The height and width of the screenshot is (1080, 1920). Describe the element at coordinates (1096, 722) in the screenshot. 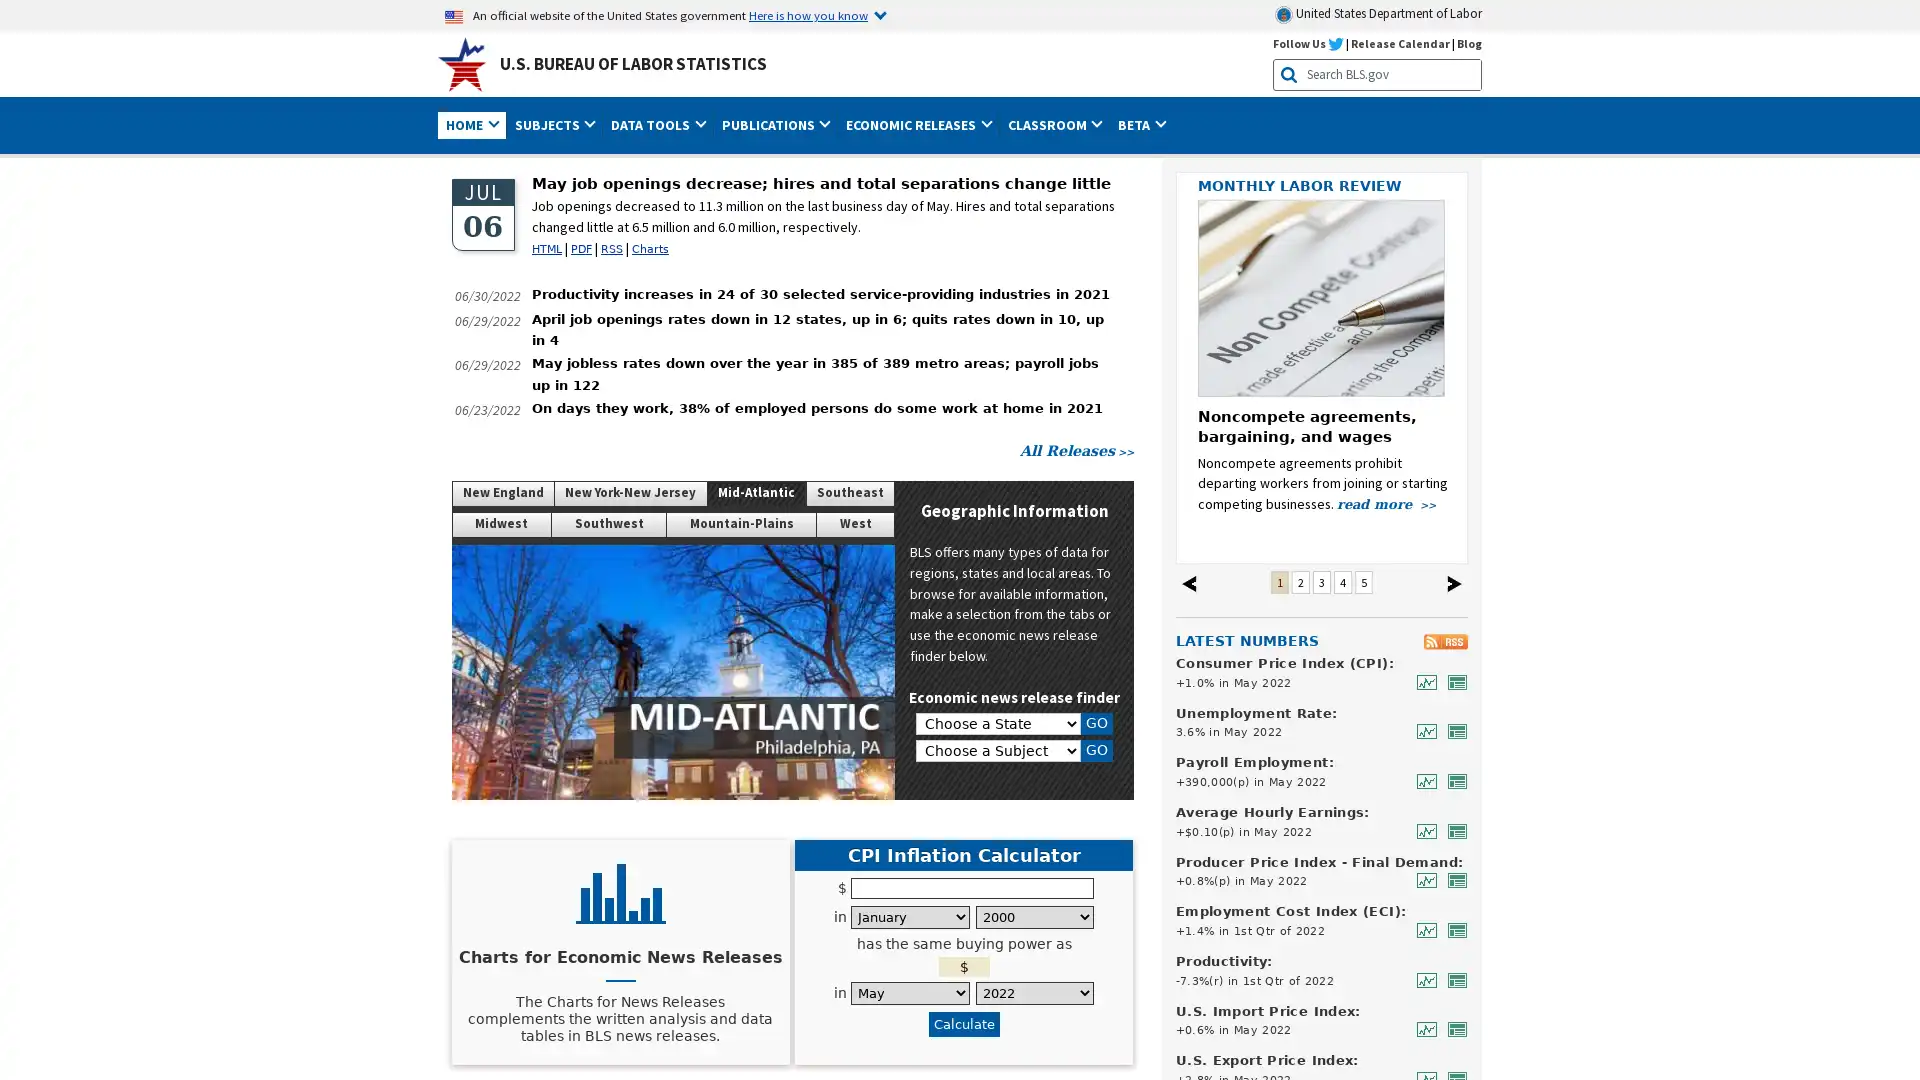

I see `GO` at that location.